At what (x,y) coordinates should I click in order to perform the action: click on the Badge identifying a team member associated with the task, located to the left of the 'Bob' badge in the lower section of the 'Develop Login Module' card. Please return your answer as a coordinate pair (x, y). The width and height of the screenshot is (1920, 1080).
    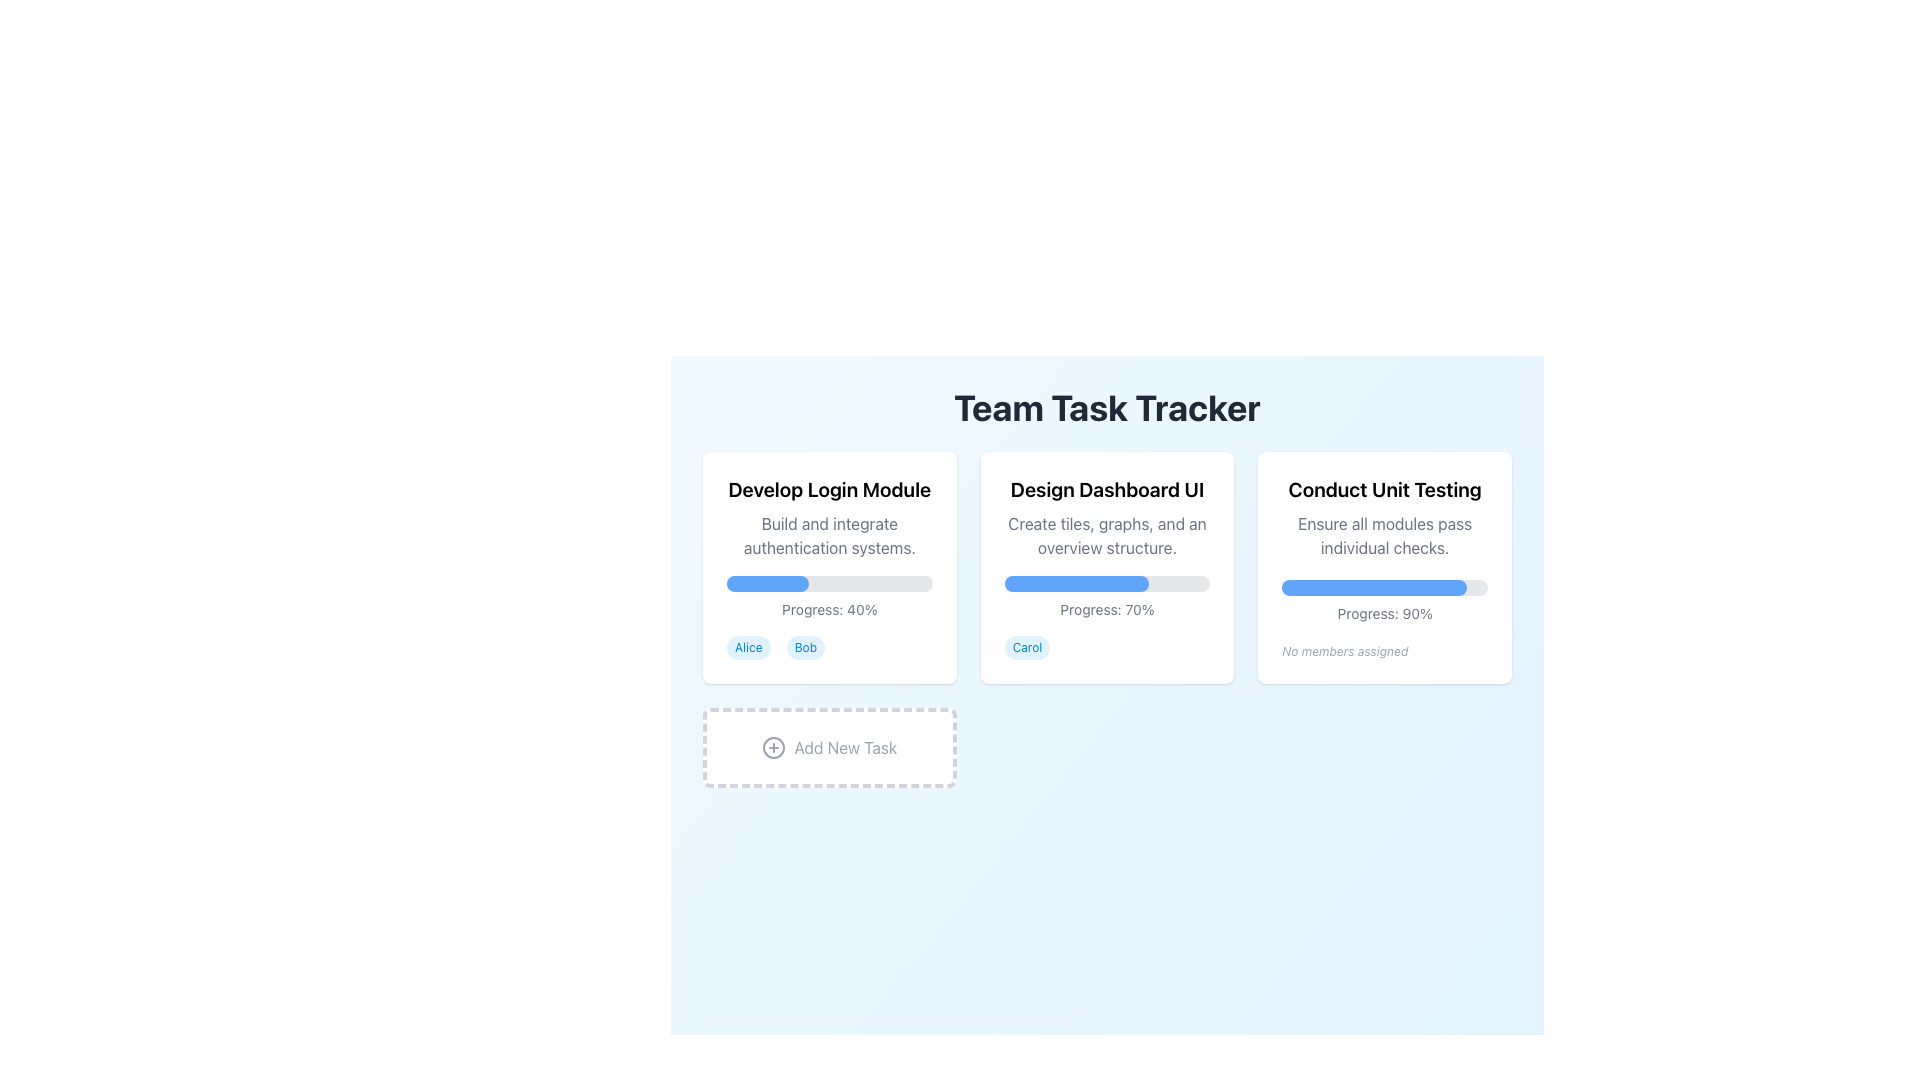
    Looking at the image, I should click on (747, 648).